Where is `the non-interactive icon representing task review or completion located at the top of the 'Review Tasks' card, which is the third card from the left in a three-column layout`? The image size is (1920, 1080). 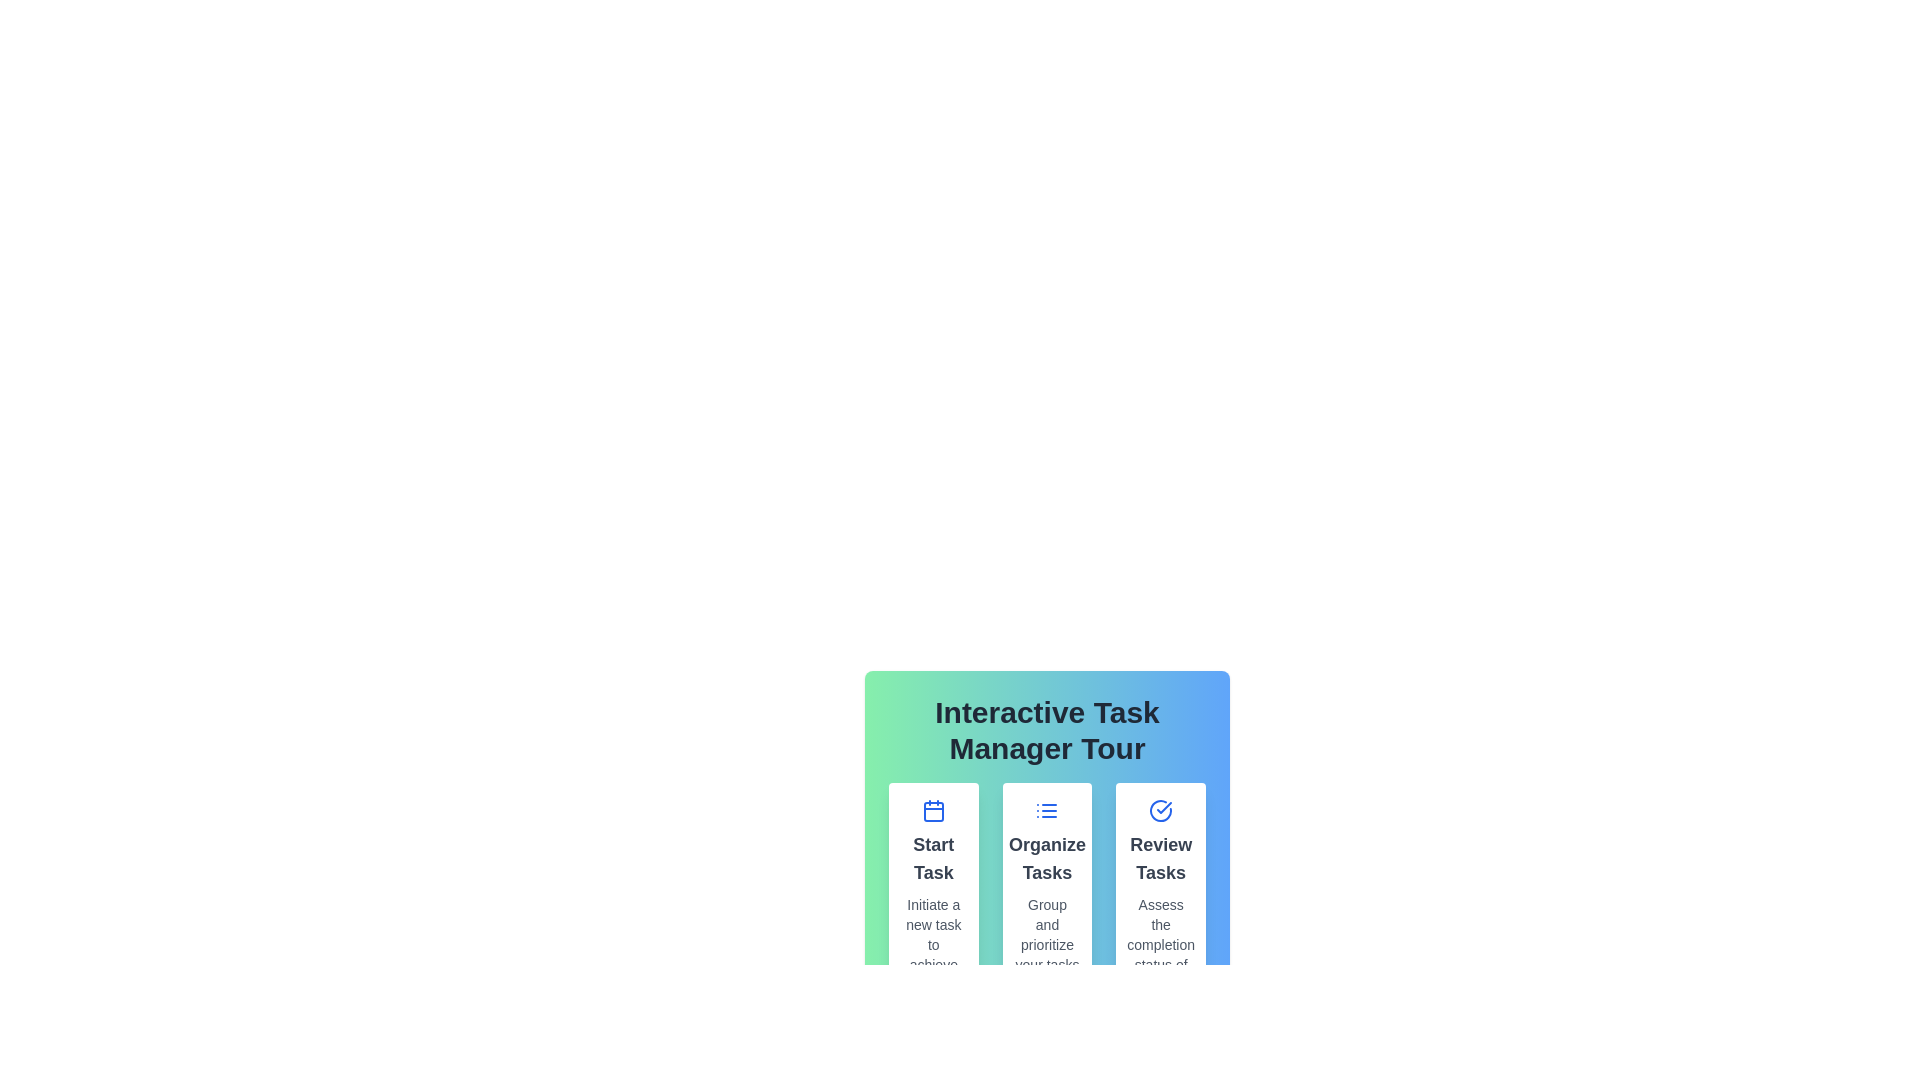 the non-interactive icon representing task review or completion located at the top of the 'Review Tasks' card, which is the third card from the left in a three-column layout is located at coordinates (1161, 810).